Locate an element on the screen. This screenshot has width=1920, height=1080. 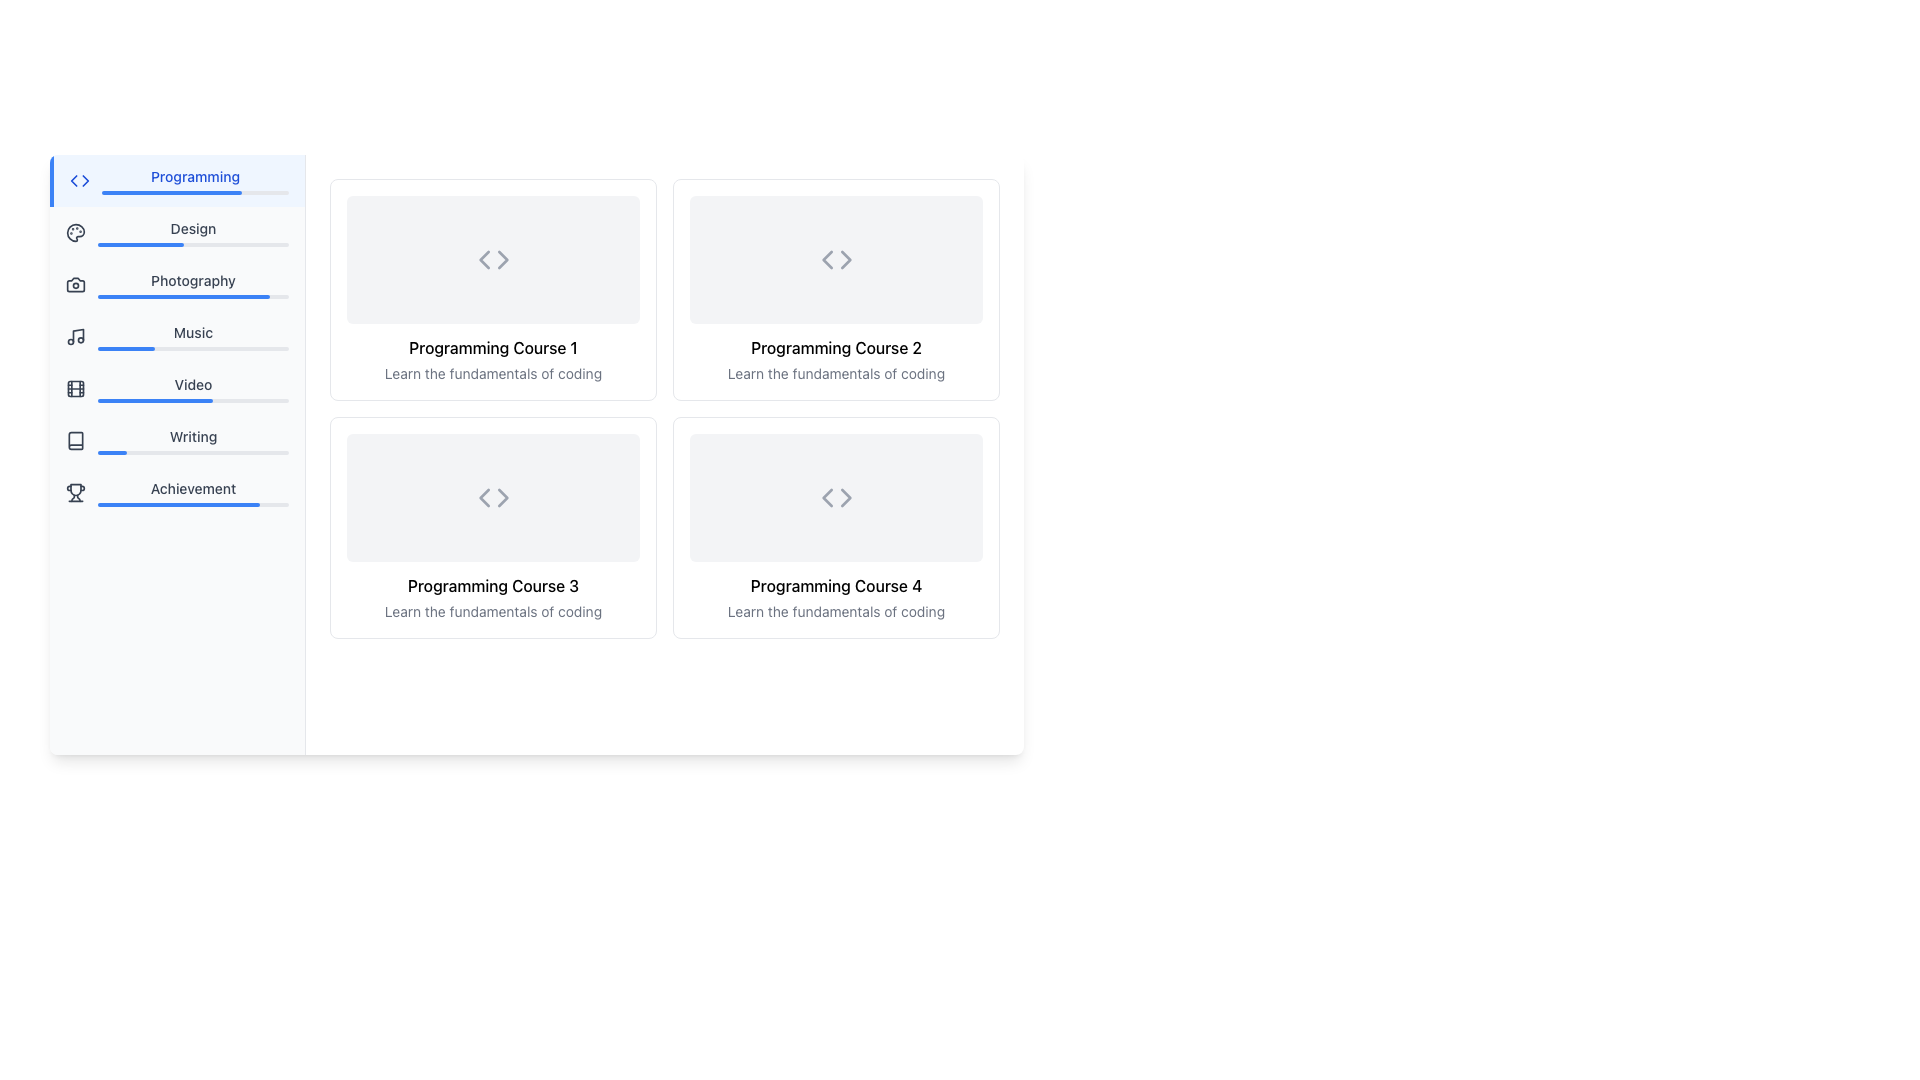
the decorative design element within the film strip icon located in the navigation menu, aligned with the 'Video' category is located at coordinates (76, 389).